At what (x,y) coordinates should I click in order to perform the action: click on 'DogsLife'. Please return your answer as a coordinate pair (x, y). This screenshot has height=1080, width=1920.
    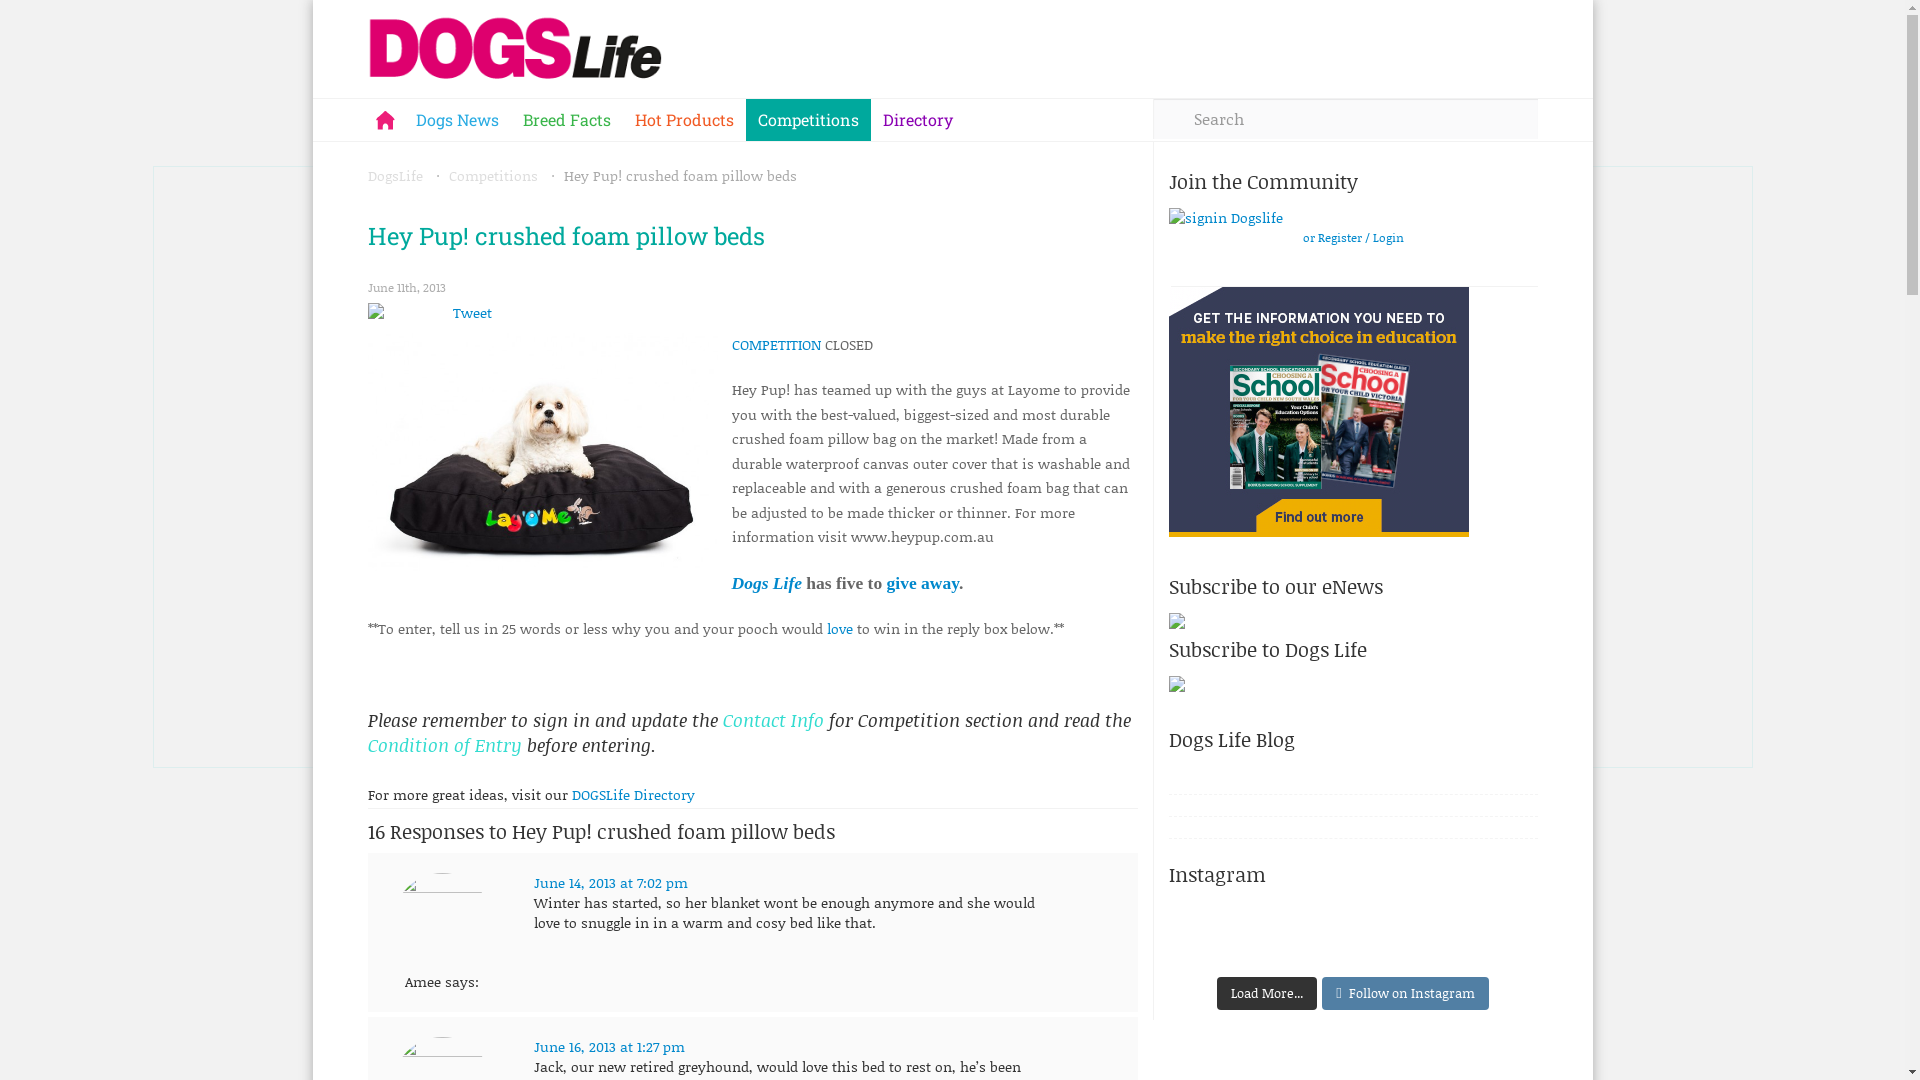
    Looking at the image, I should click on (395, 174).